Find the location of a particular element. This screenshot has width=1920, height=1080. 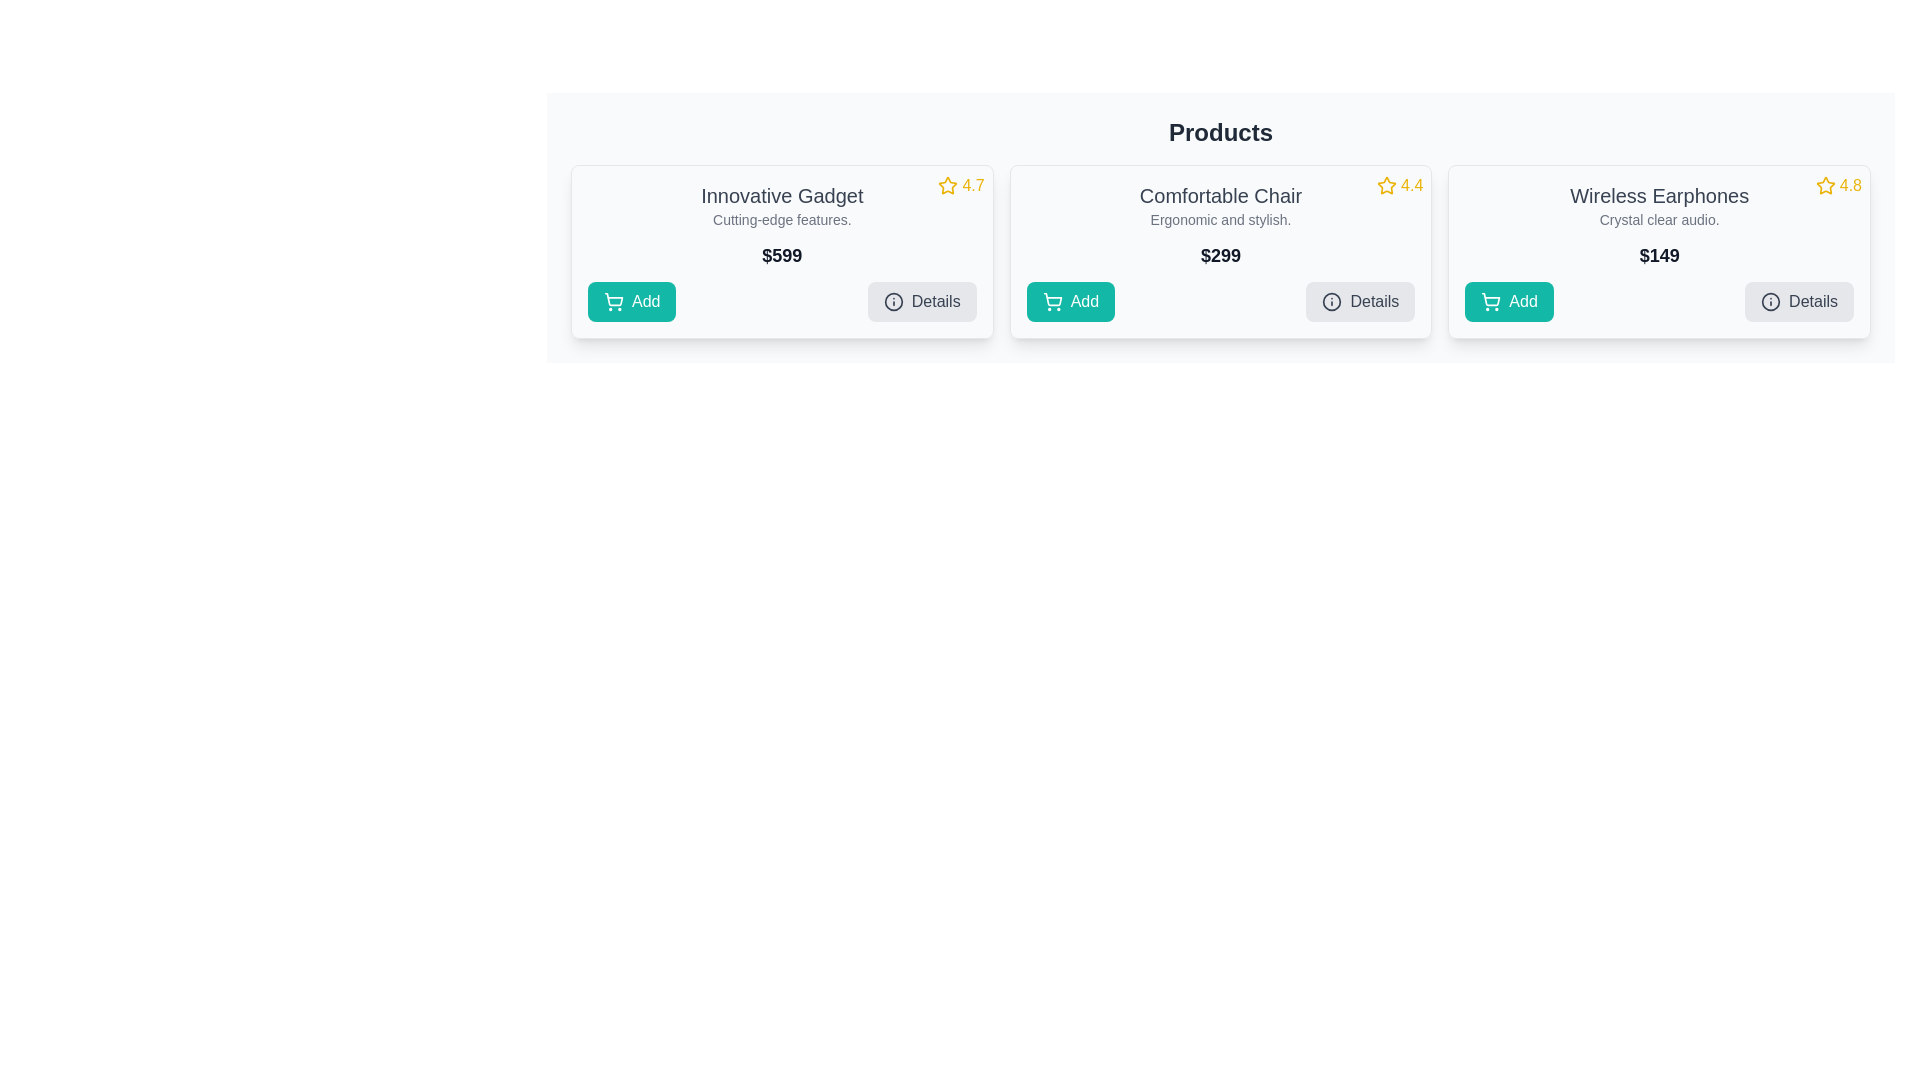

the 'Details' button, which is a rectangular button with a light gray background and rounded corners, located in the bottom right corner of the 'Comfortable Chair' product card is located at coordinates (1360, 301).